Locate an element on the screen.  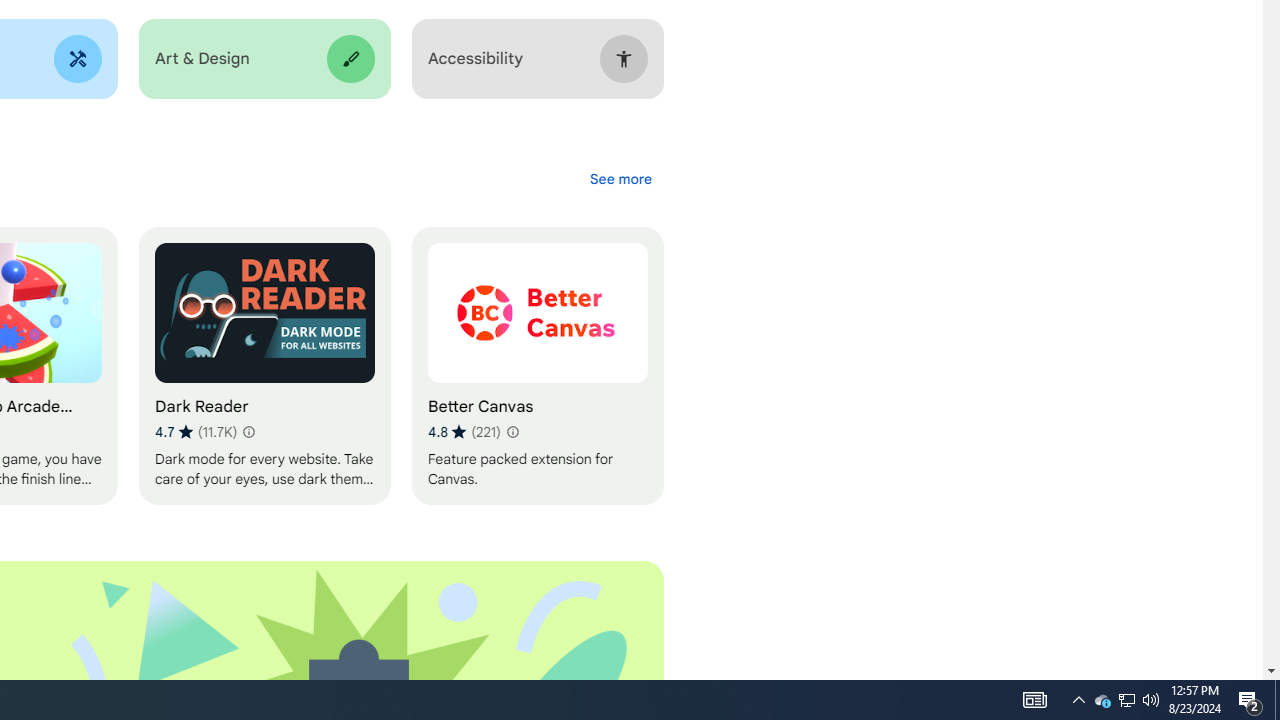
'Art & Design' is located at coordinates (263, 58).